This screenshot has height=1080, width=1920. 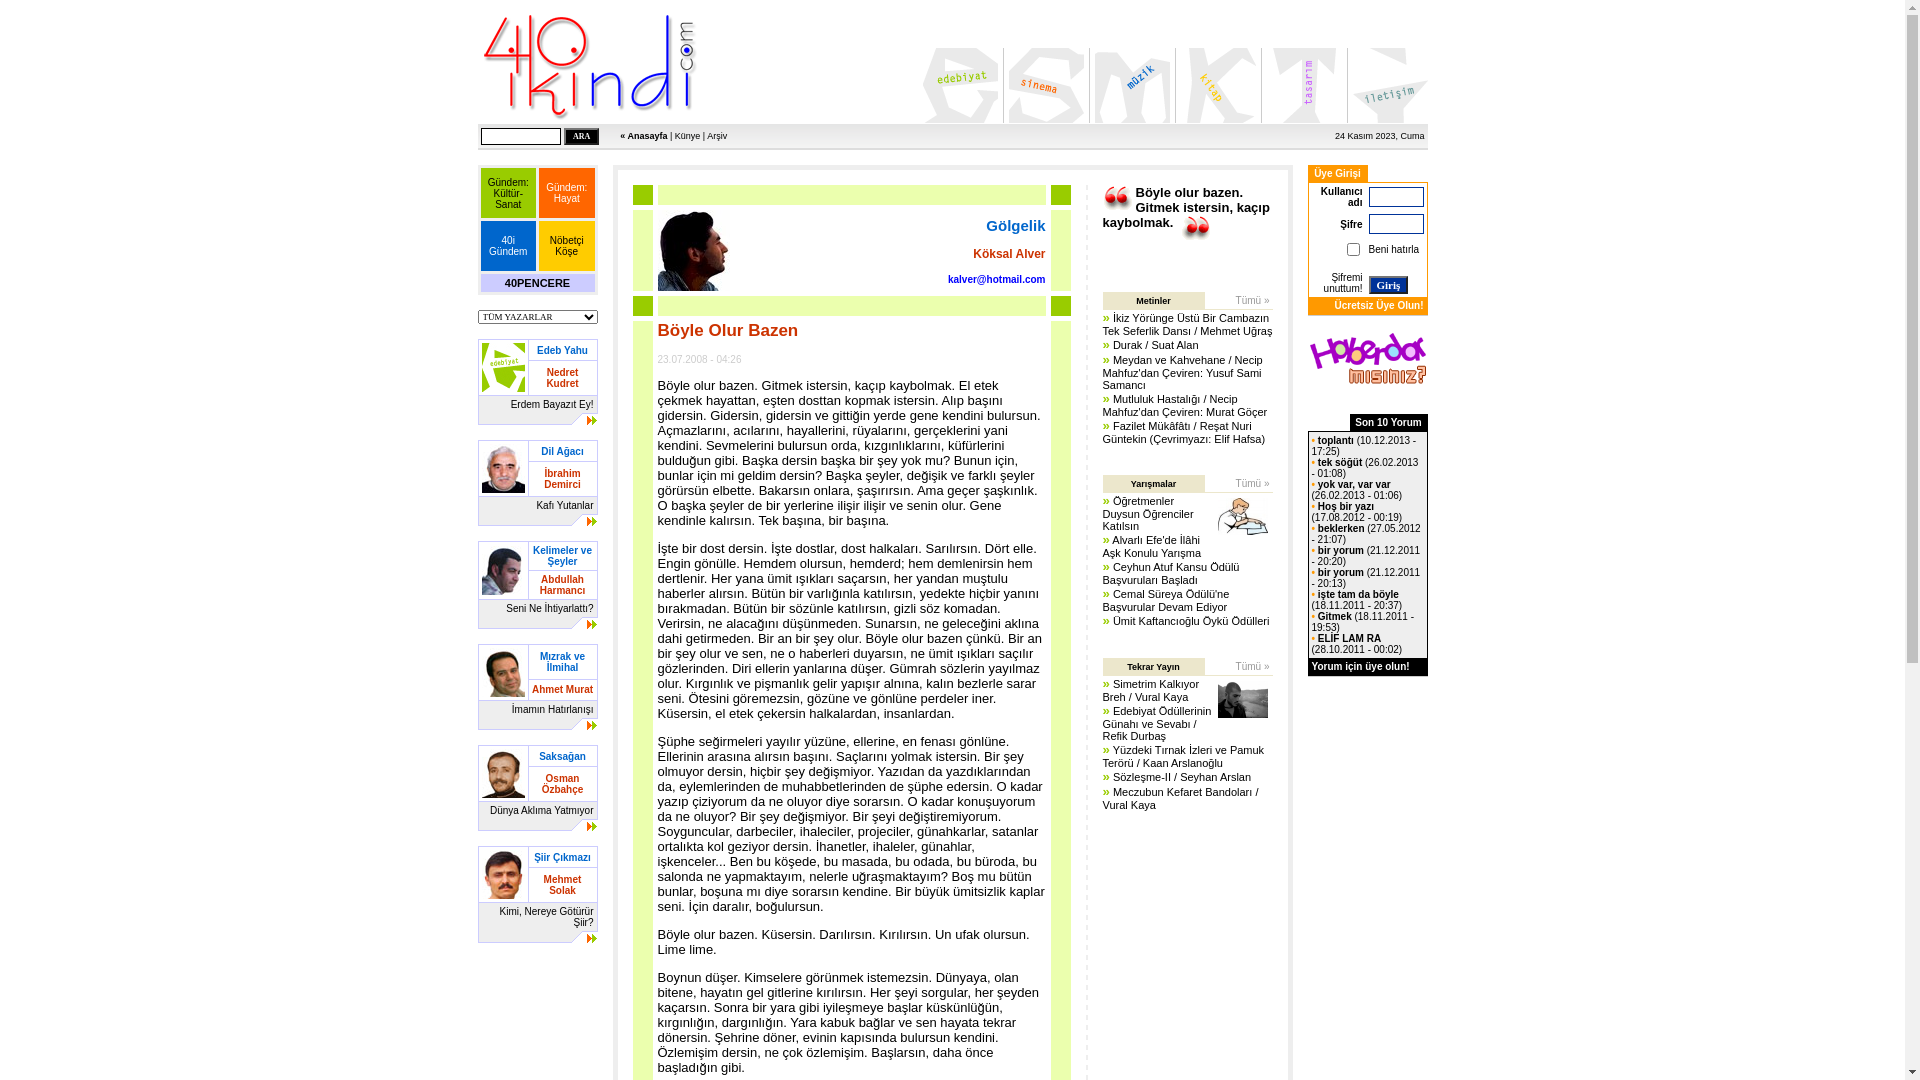 What do you see at coordinates (1216, 84) in the screenshot?
I see `'Kitap'` at bounding box center [1216, 84].